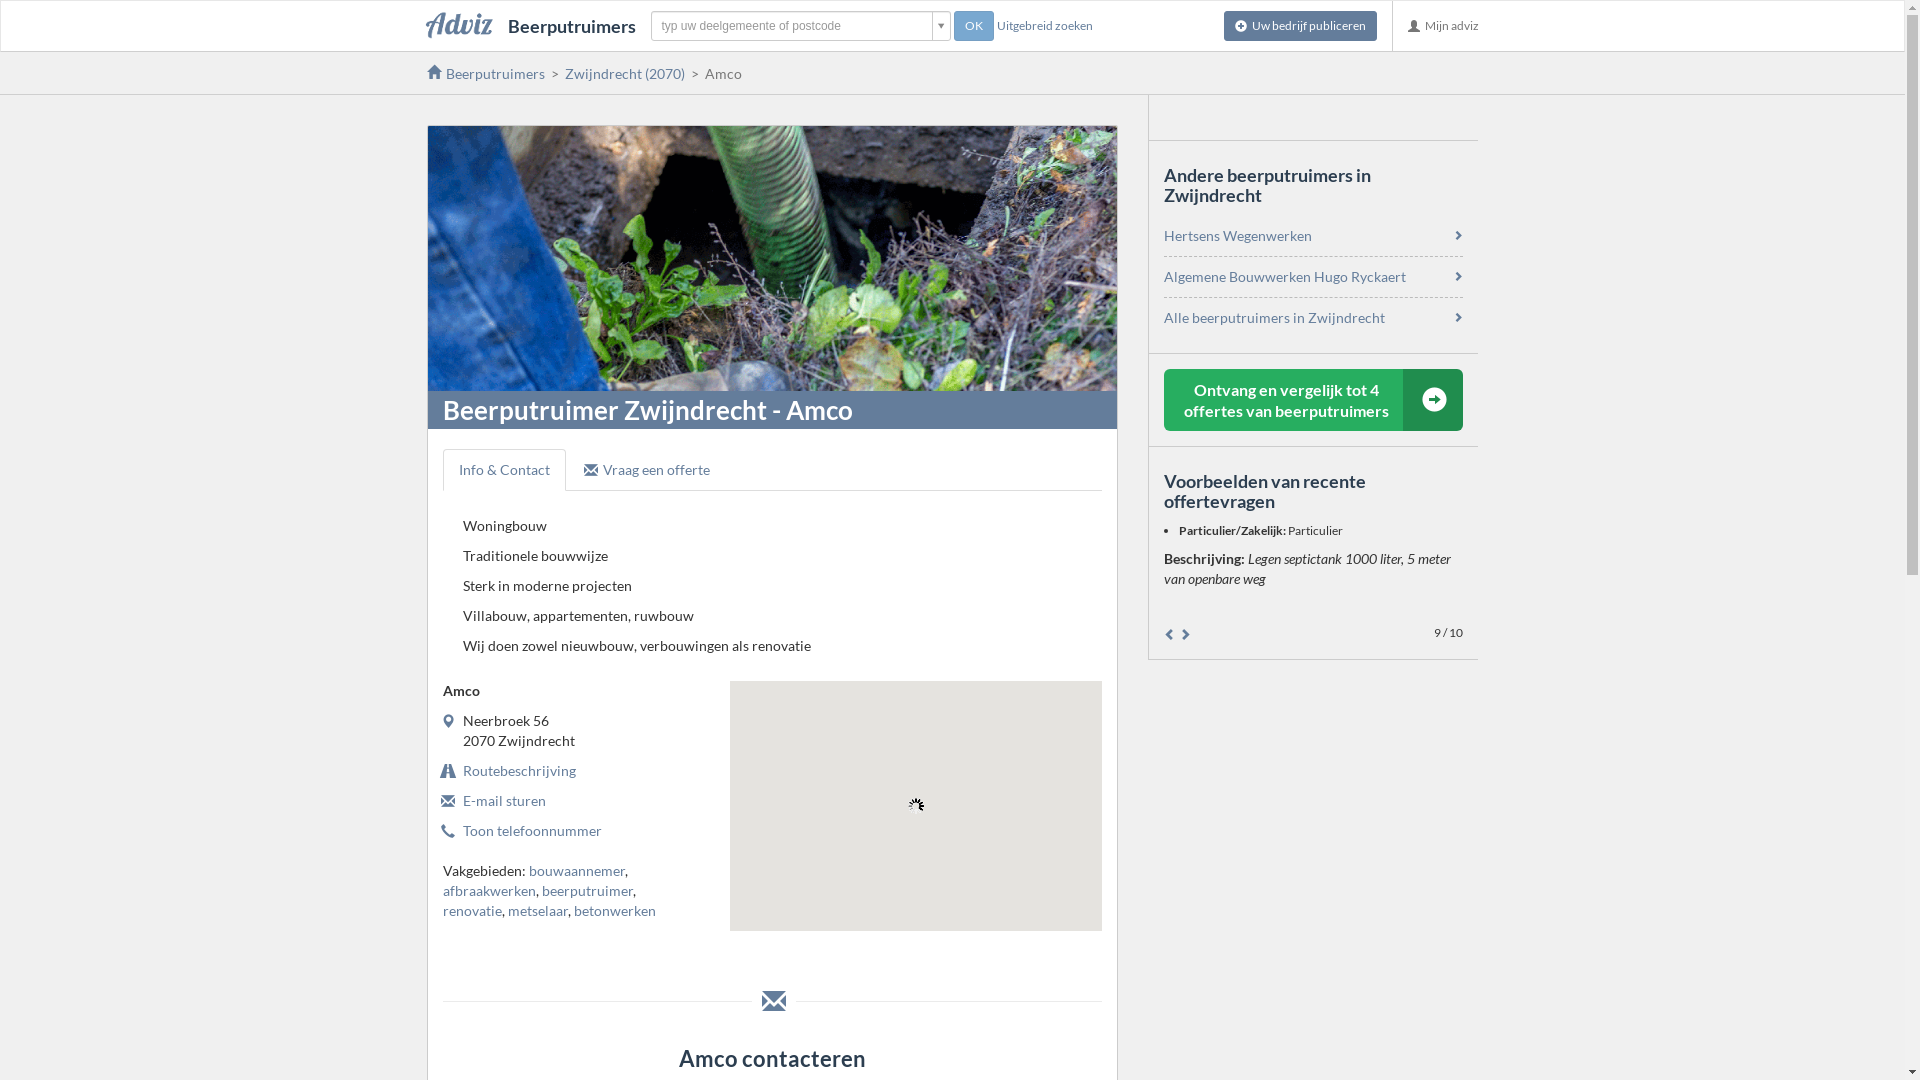 The image size is (1920, 1080). Describe the element at coordinates (503, 799) in the screenshot. I see `'E-mail sturen'` at that location.